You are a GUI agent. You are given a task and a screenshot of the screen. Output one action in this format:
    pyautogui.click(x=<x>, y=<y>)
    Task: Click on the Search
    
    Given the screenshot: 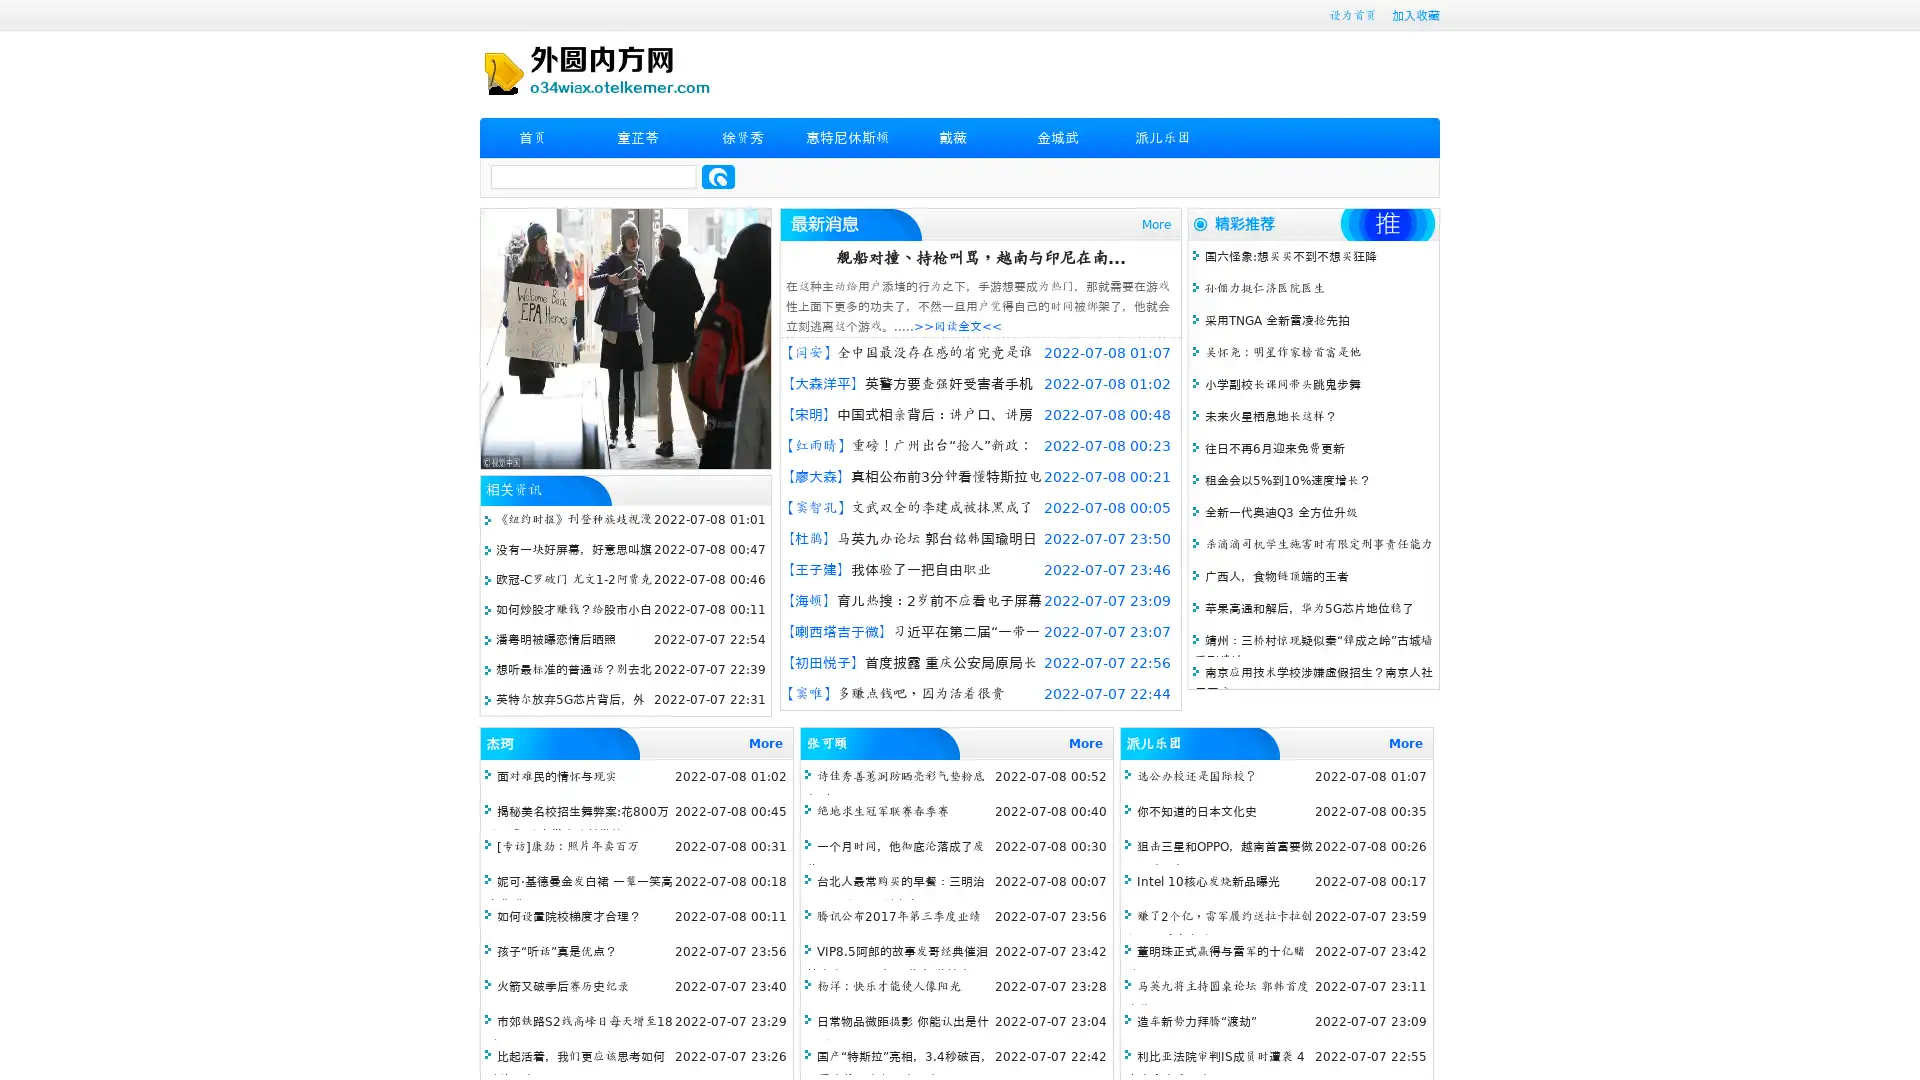 What is the action you would take?
    pyautogui.click(x=718, y=176)
    